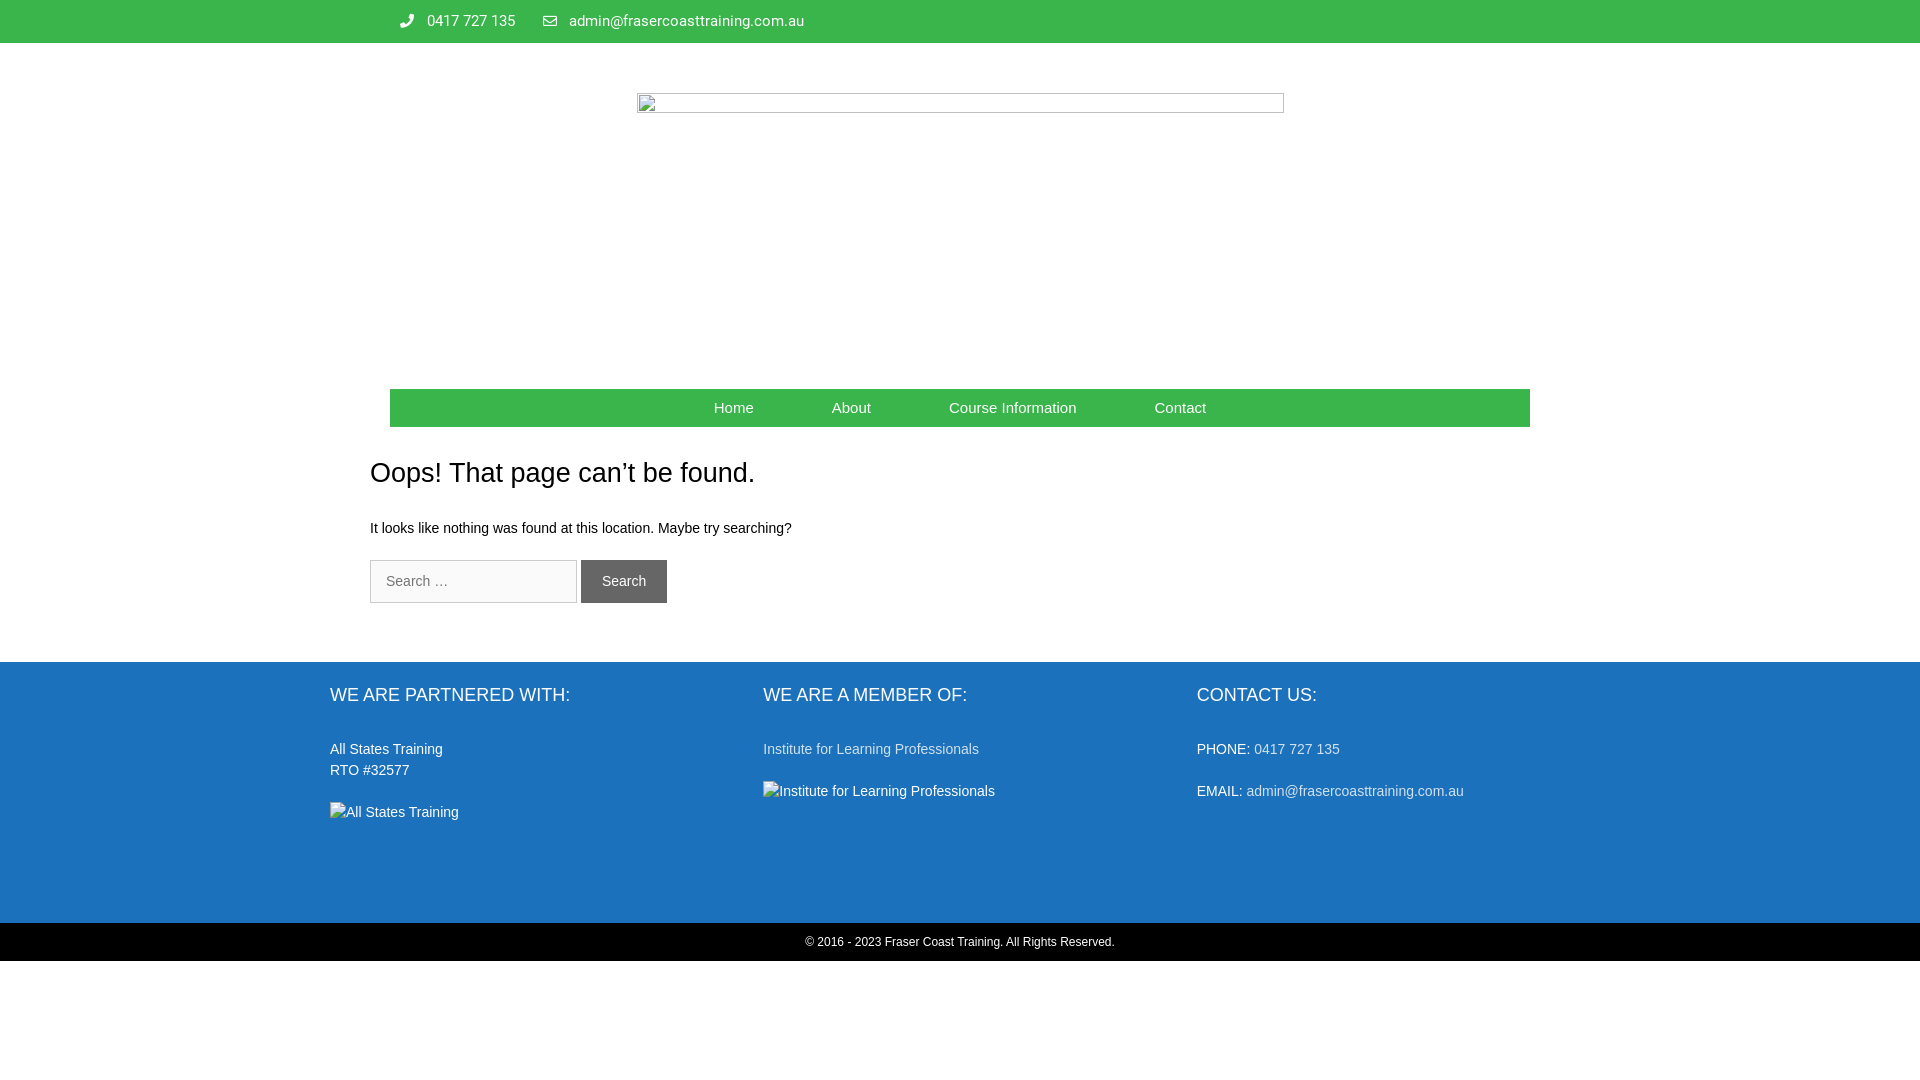 This screenshot has width=1920, height=1080. I want to click on 'About', so click(851, 407).